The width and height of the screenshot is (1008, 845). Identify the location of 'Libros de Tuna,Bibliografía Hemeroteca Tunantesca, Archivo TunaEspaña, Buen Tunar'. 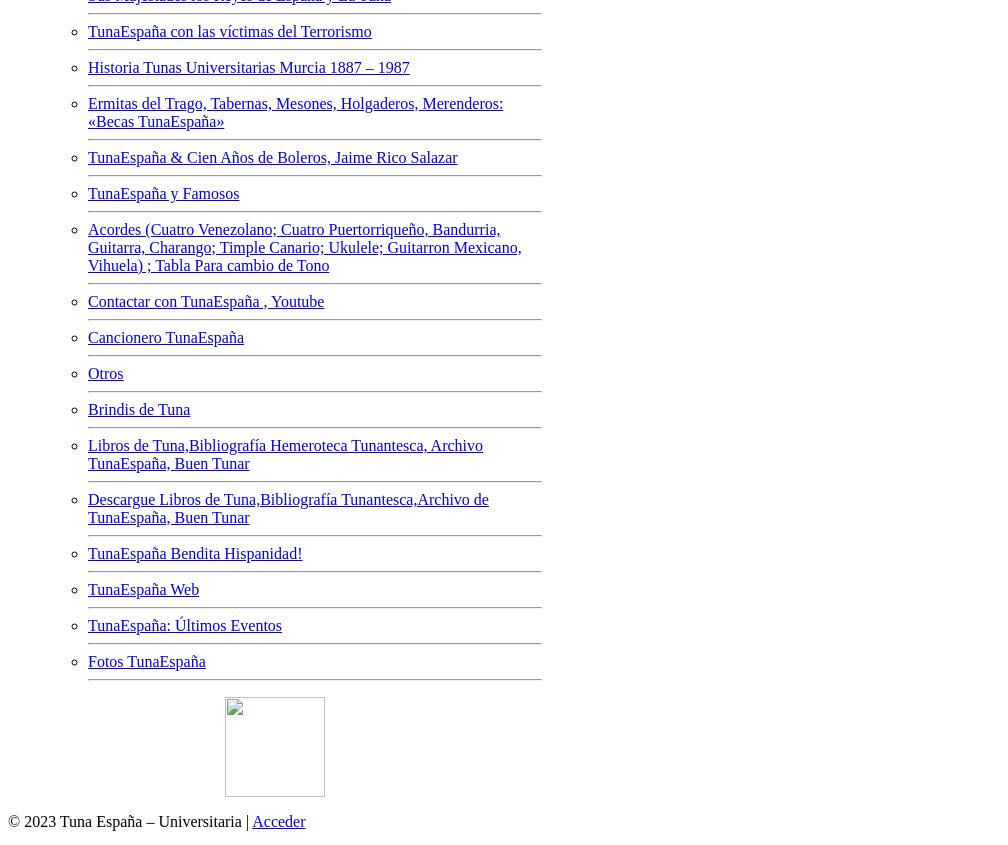
(87, 453).